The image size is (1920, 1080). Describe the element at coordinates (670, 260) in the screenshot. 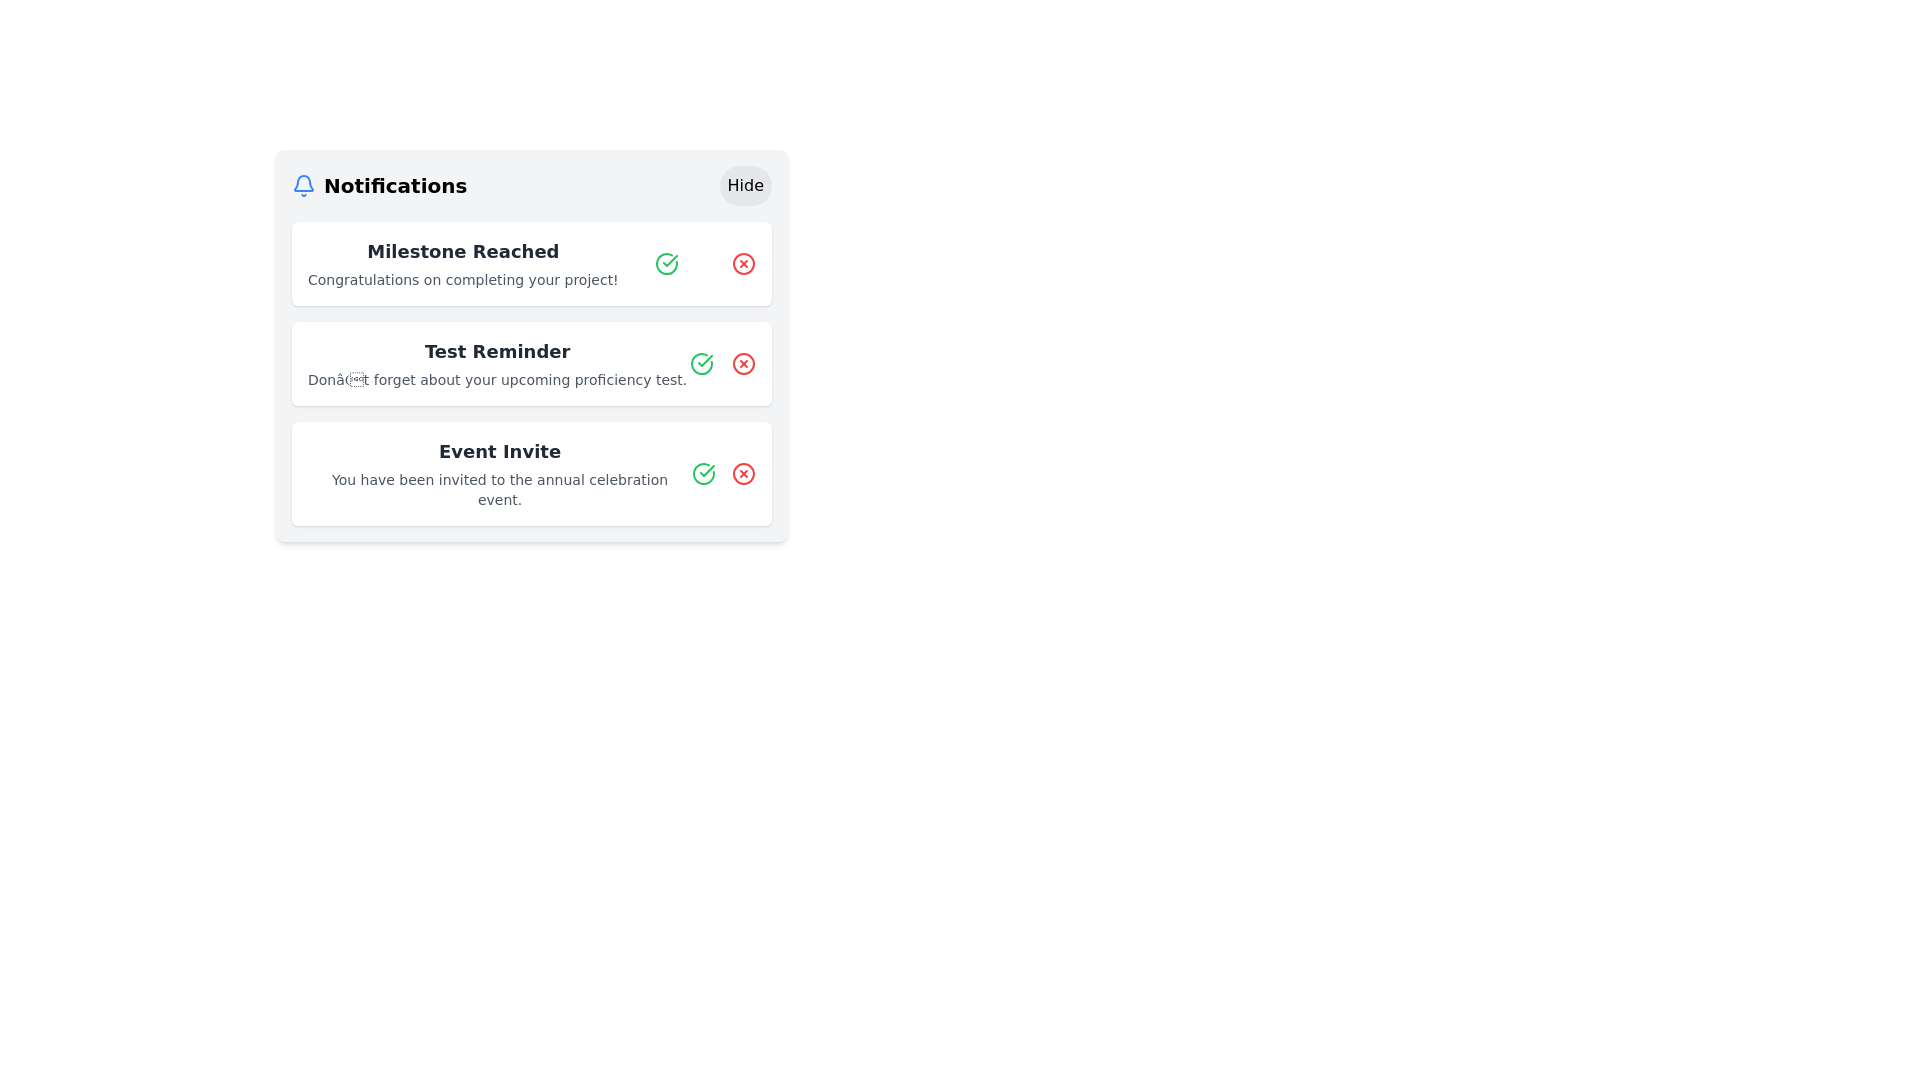

I see `the Decorative SVG icon that indicates a successful or completed action, located in the second notification item labeled 'Test Reminder' in the notifications list` at that location.